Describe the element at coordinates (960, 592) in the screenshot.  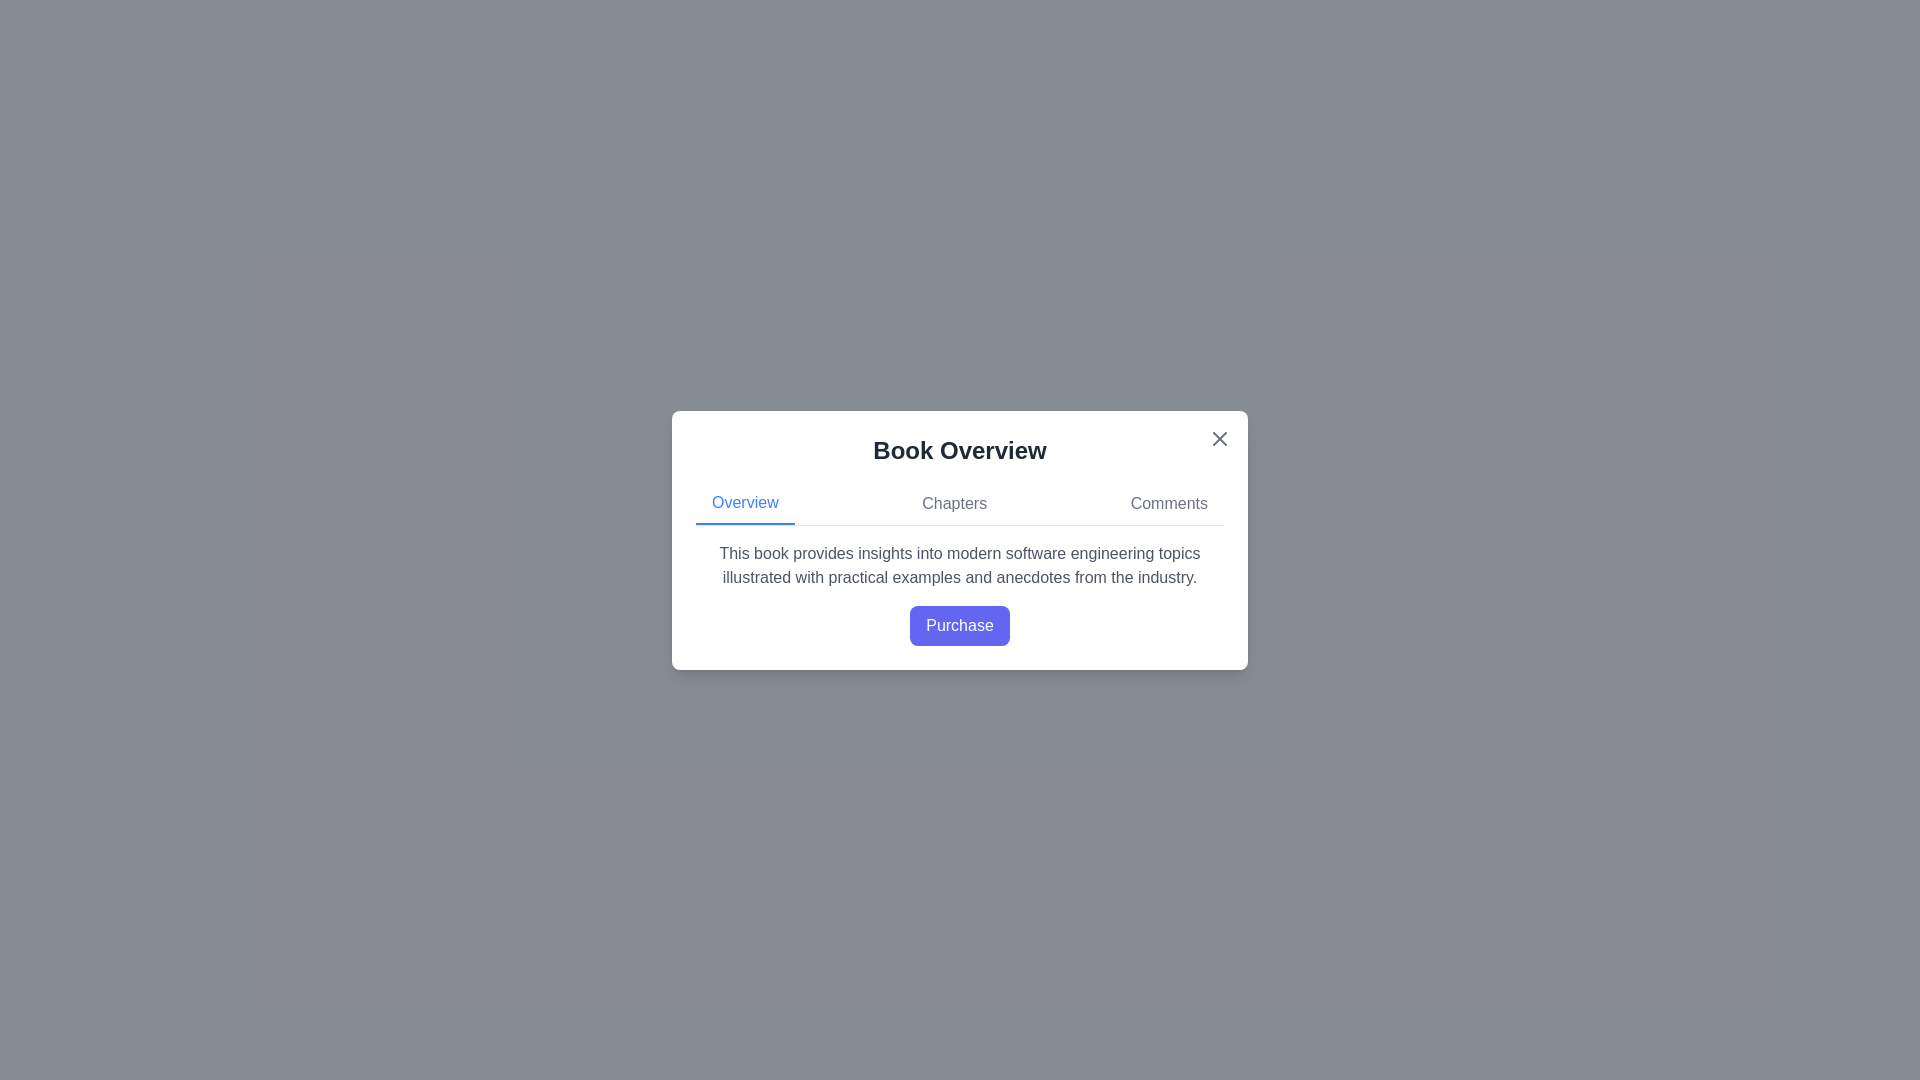
I see `the 'Purchase' button located in the modal interface under the header 'Book Overview' to observe the hover styling` at that location.